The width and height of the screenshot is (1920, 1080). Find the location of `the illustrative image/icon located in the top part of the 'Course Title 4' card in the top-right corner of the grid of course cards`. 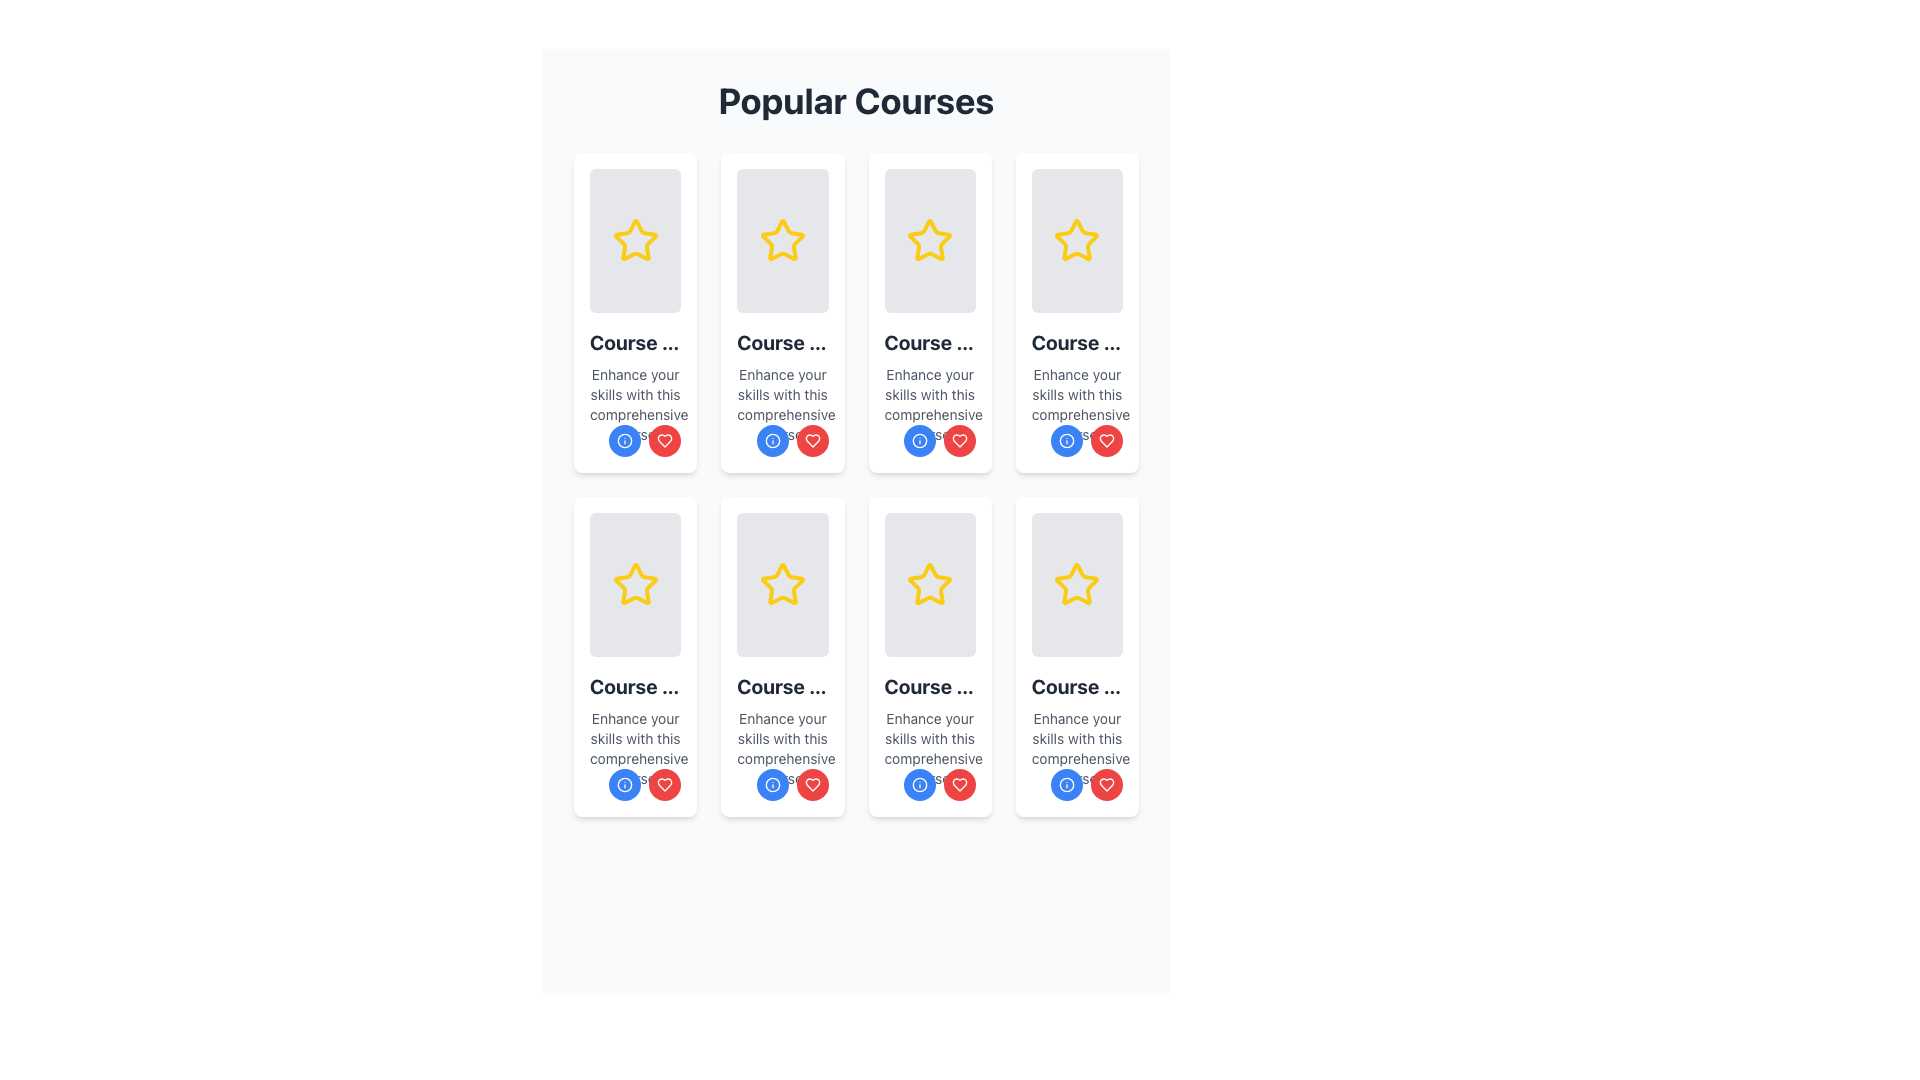

the illustrative image/icon located in the top part of the 'Course Title 4' card in the top-right corner of the grid of course cards is located at coordinates (1076, 239).